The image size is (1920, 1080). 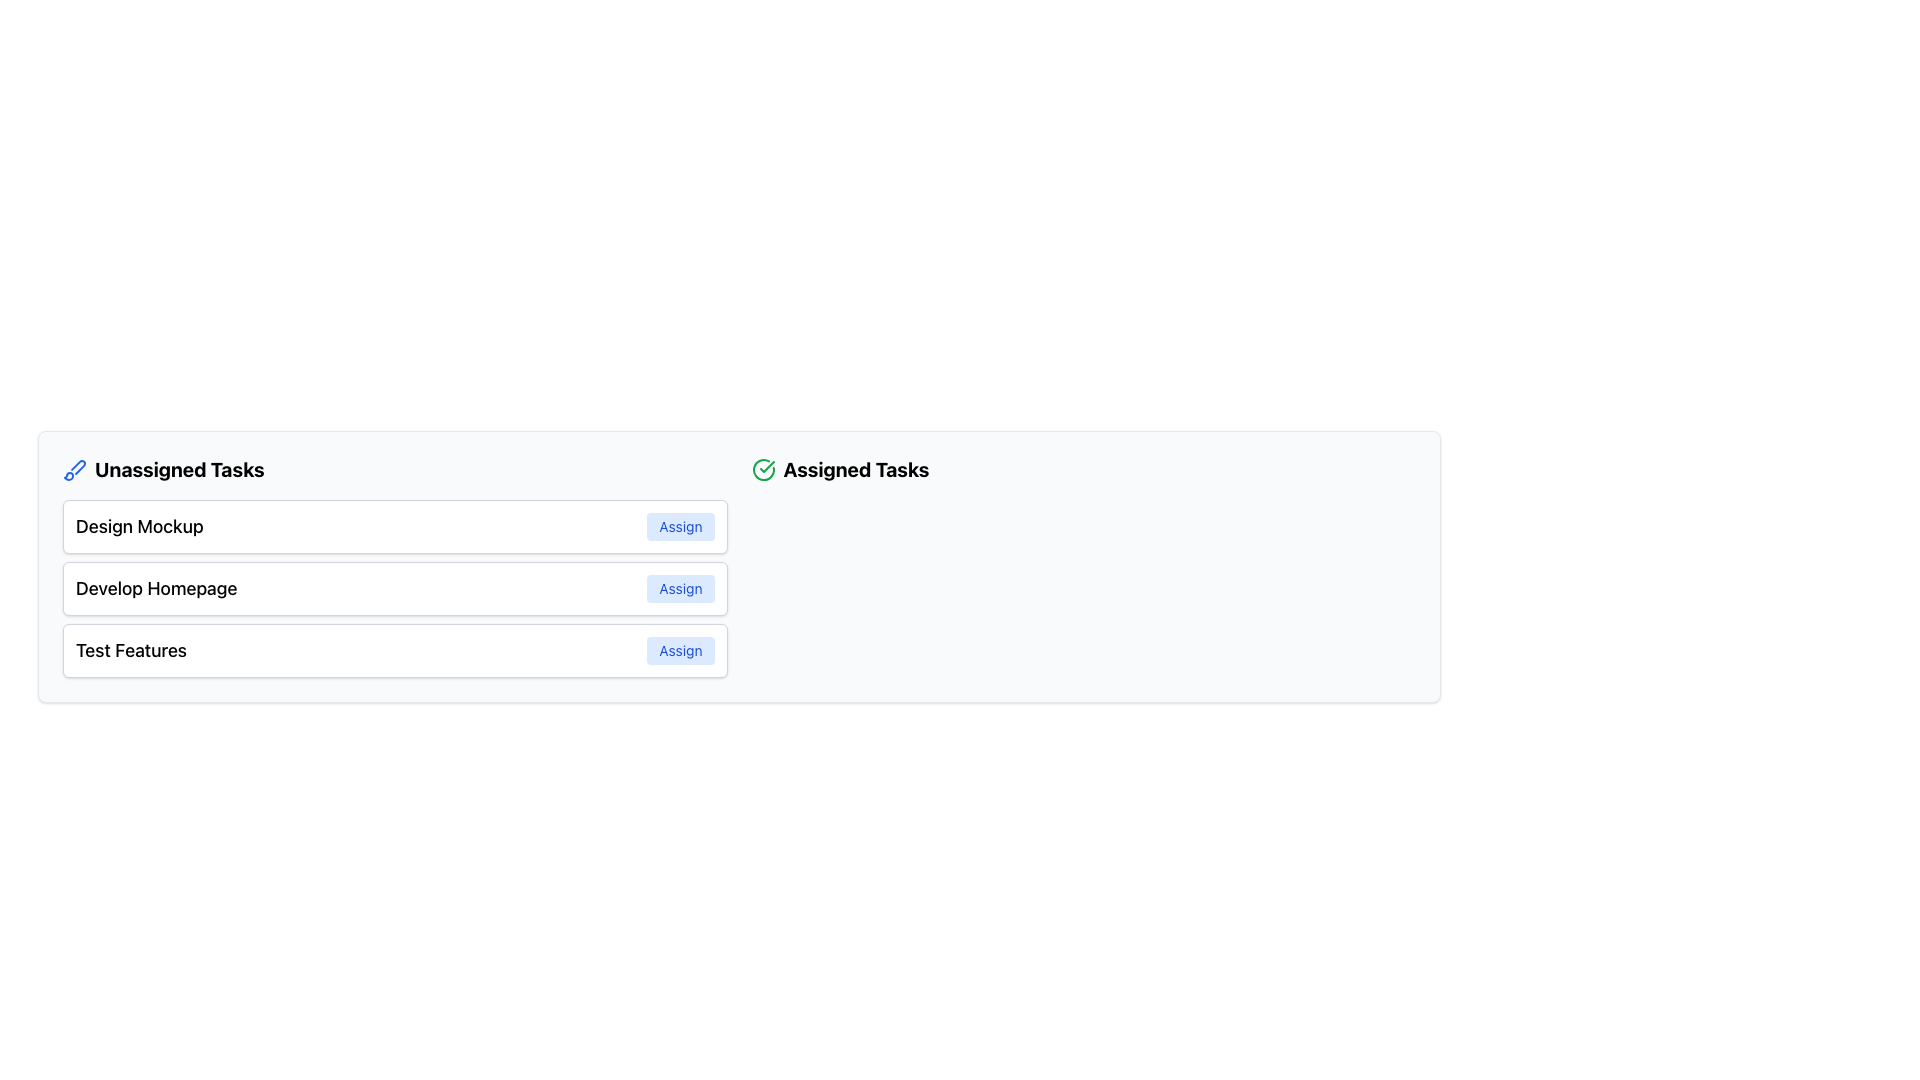 I want to click on the 'Assign' button with a light blue background and dark blue text located to the right of 'Design Mockup' in the 'Unassigned Tasks' section, so click(x=681, y=526).